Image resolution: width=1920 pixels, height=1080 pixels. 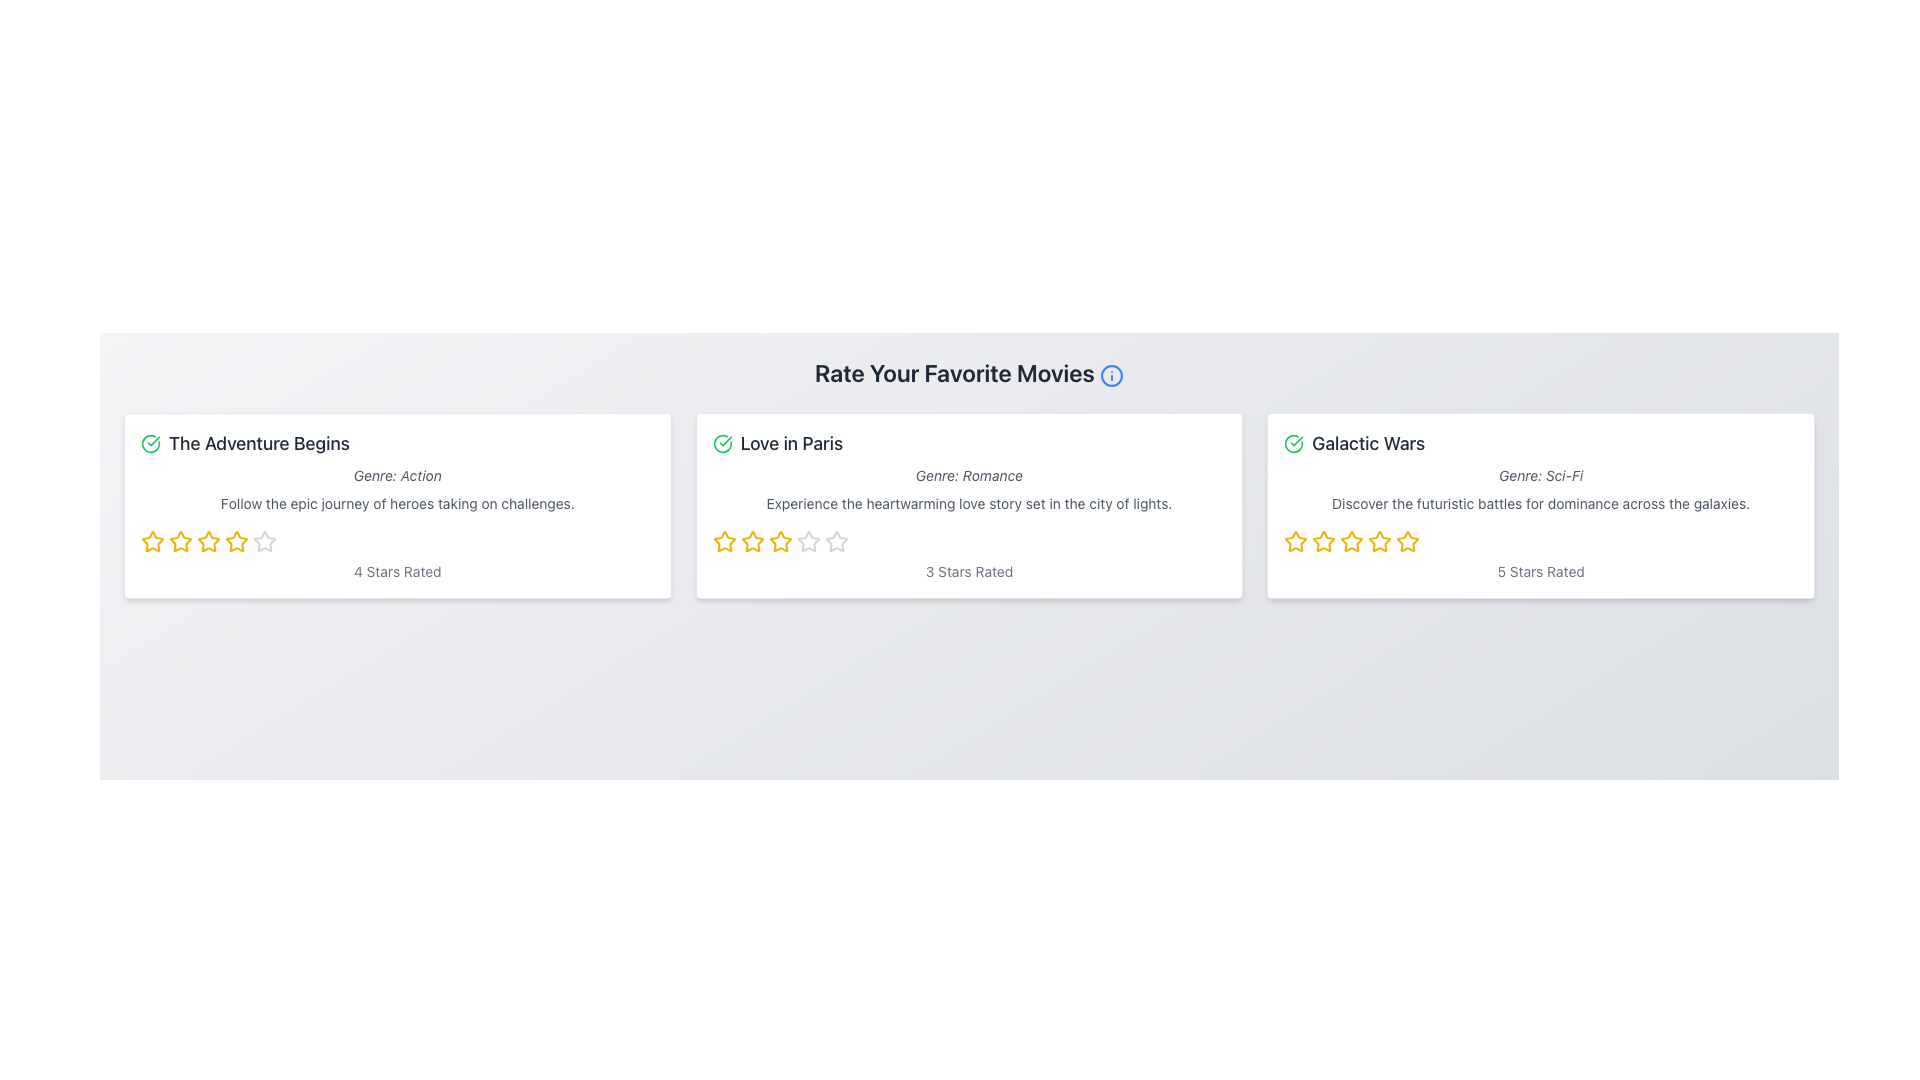 I want to click on the third star-shaped icon with a yellow outline in the 'Galactic Wars' rating card, so click(x=1324, y=542).